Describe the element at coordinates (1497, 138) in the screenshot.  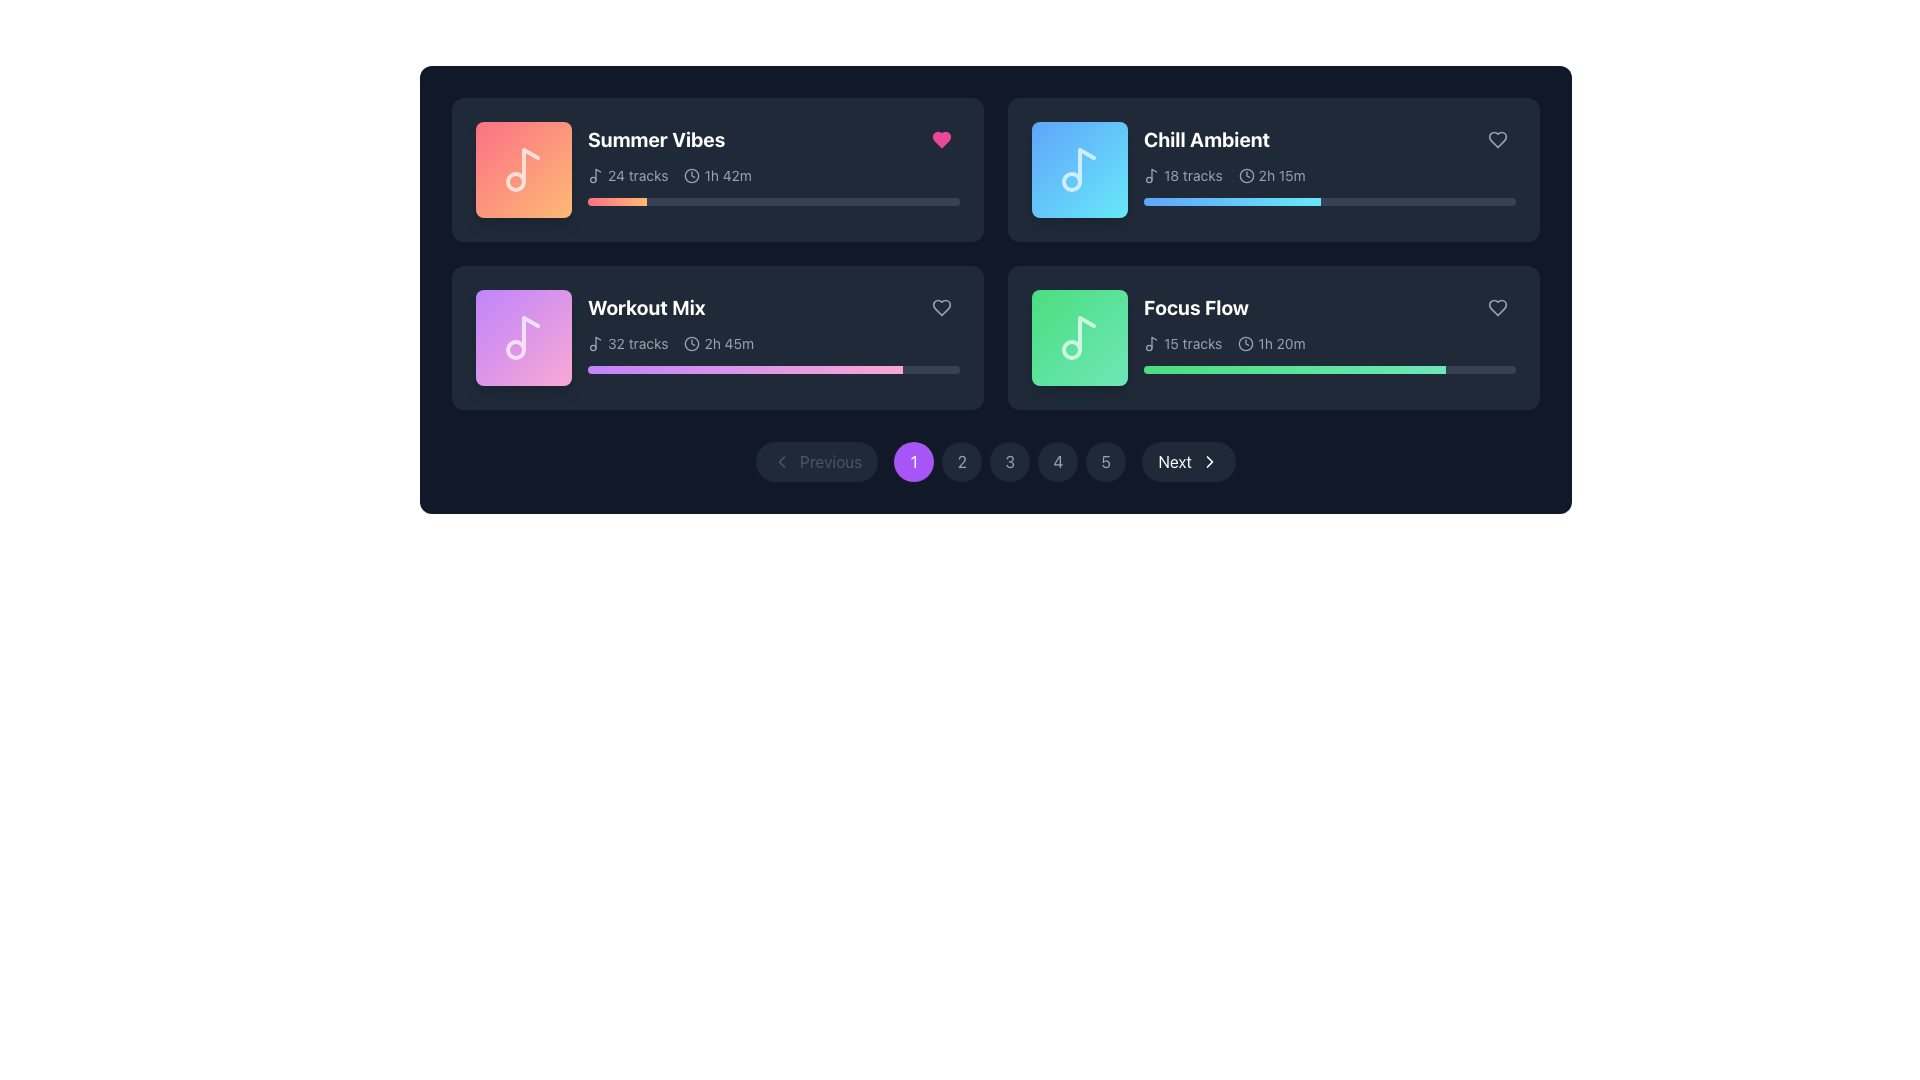
I see `the heart-shaped icon button located next to the text 'Chill Ambient' to like or favorite the item` at that location.